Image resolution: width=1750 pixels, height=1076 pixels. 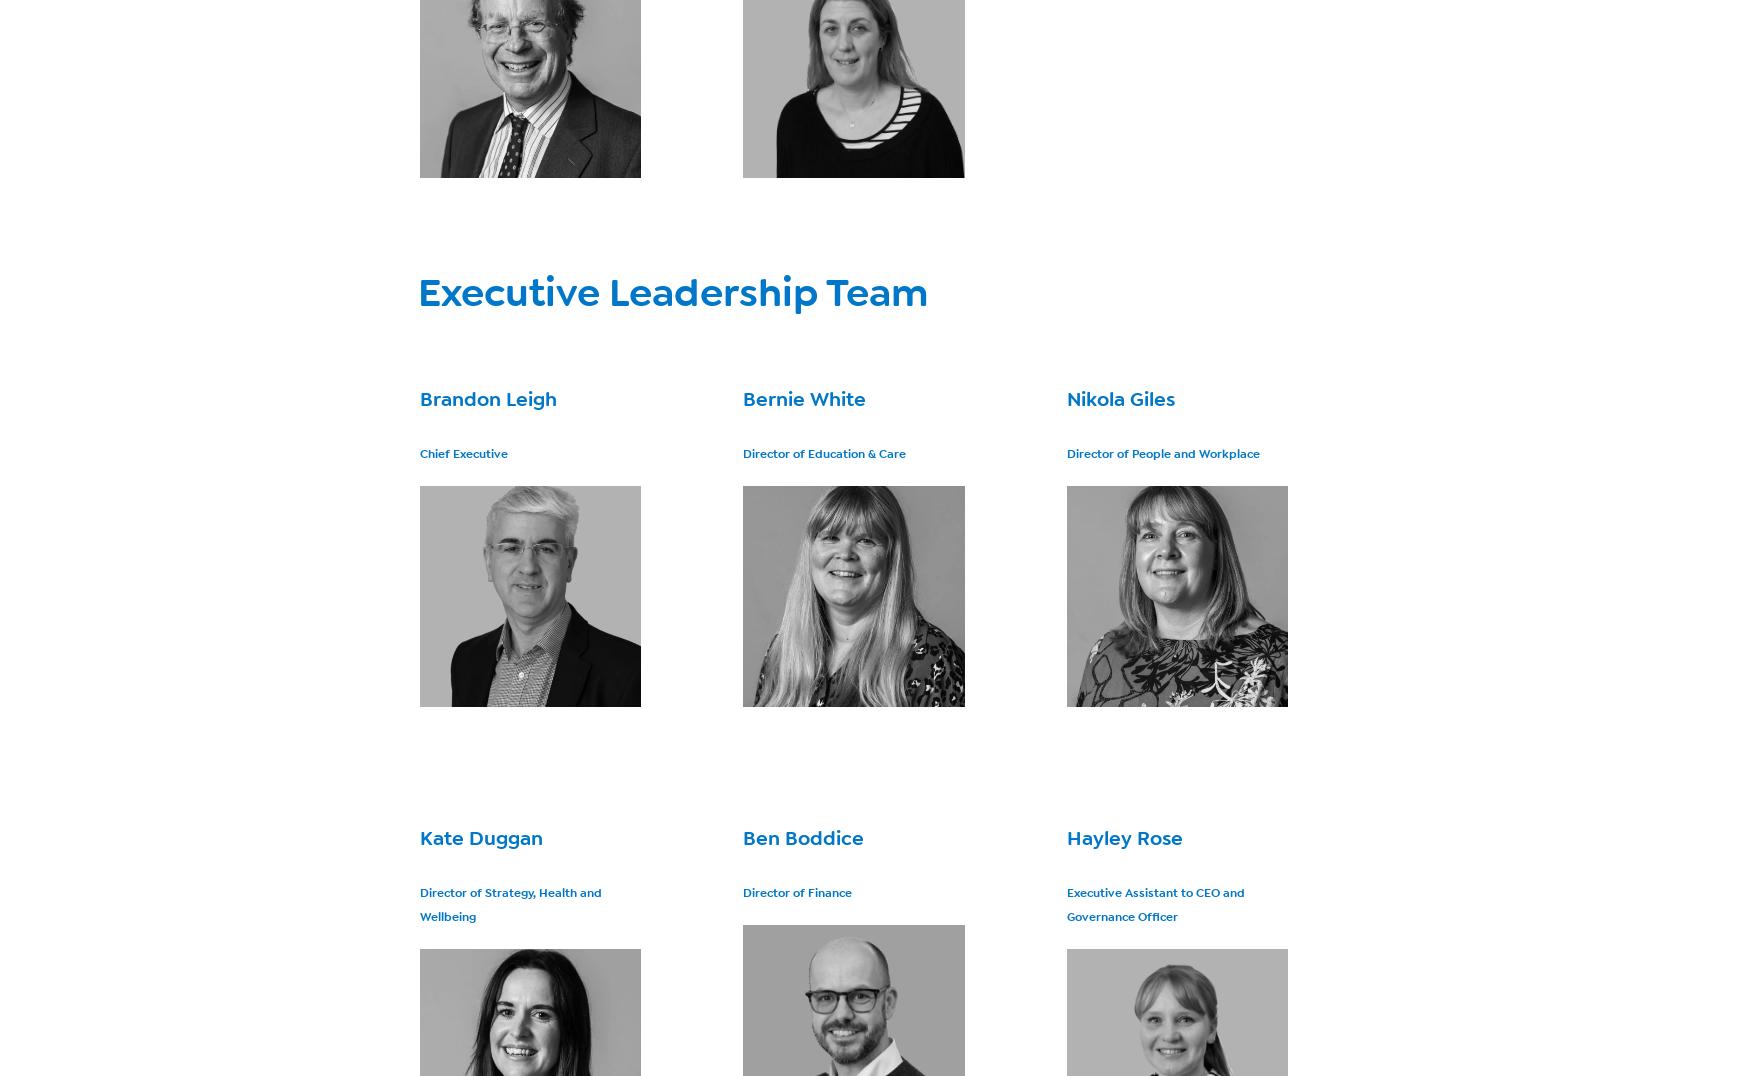 I want to click on 'Chief Executive', so click(x=463, y=452).